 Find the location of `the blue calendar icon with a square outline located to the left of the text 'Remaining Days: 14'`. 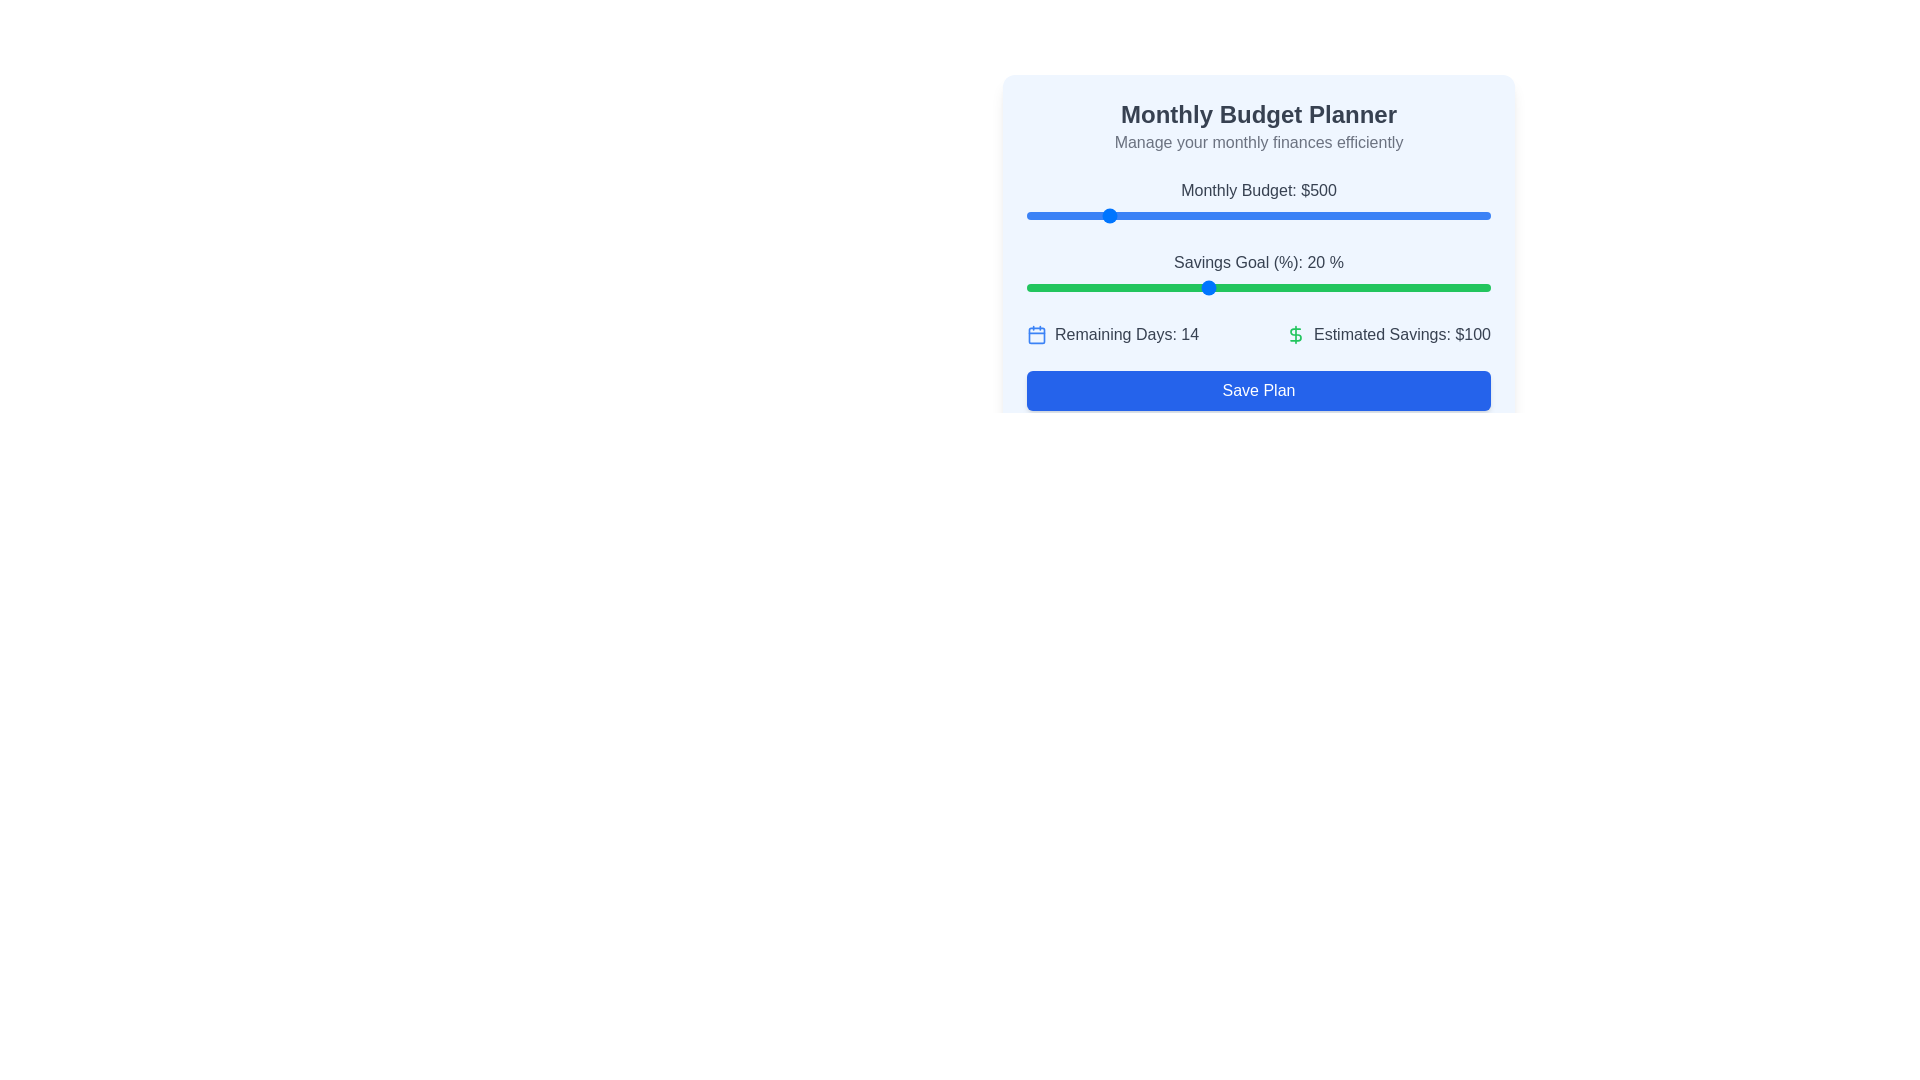

the blue calendar icon with a square outline located to the left of the text 'Remaining Days: 14' is located at coordinates (1036, 334).